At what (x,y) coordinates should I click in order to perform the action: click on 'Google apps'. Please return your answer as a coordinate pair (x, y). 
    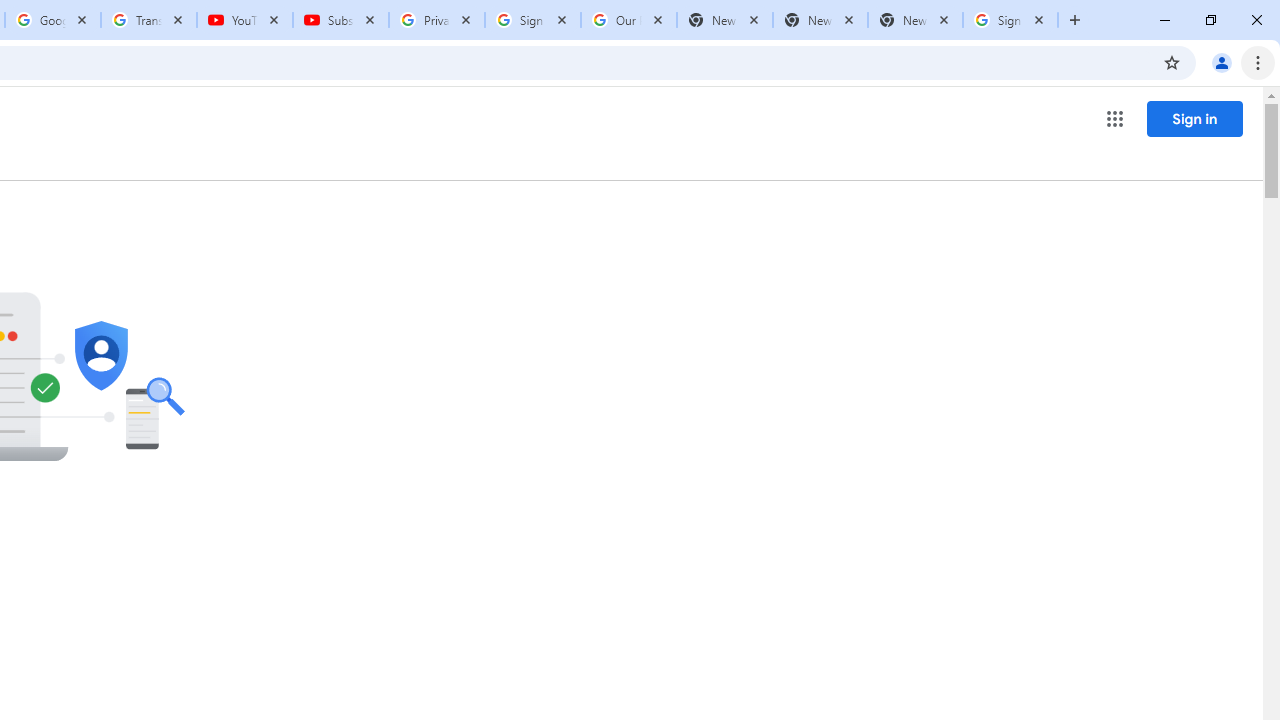
    Looking at the image, I should click on (1113, 119).